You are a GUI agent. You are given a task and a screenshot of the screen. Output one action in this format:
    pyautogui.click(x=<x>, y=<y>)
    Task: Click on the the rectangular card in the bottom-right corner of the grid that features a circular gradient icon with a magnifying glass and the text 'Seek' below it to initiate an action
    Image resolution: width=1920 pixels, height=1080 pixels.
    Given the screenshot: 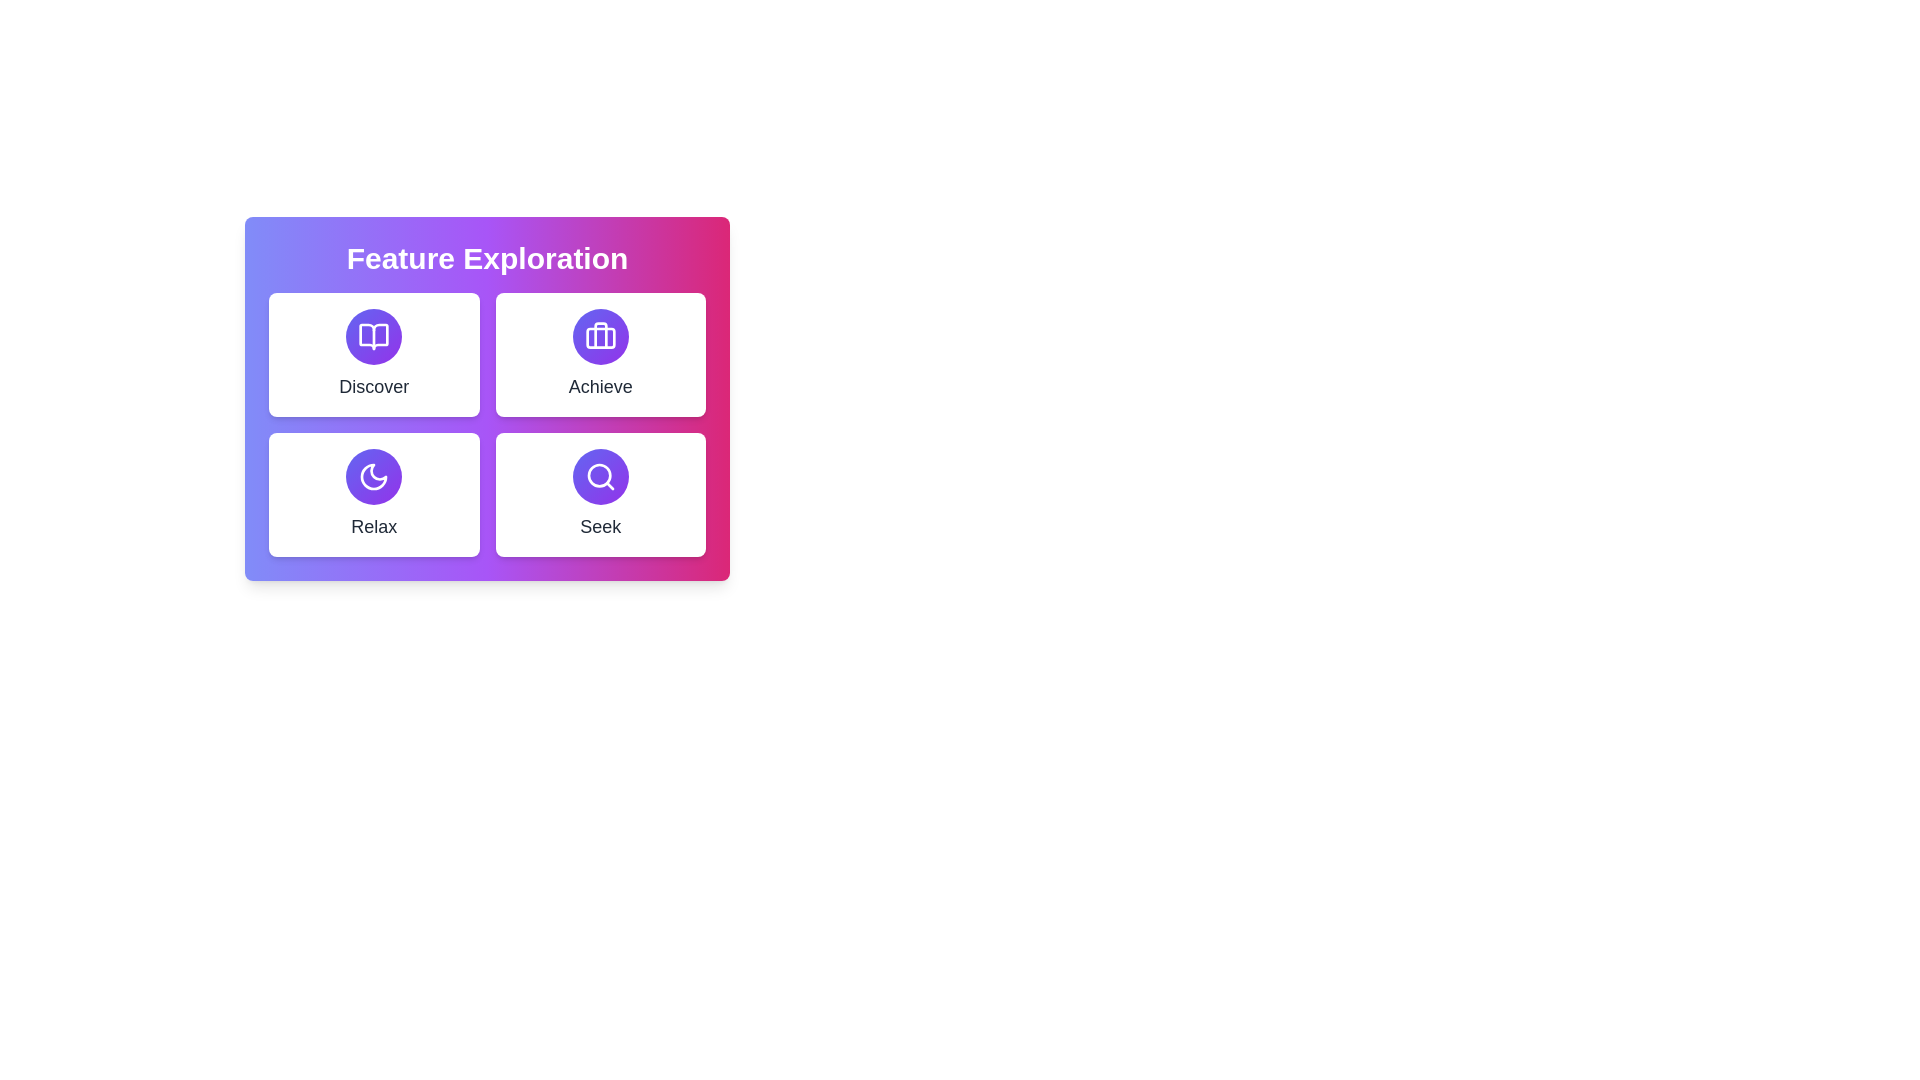 What is the action you would take?
    pyautogui.click(x=599, y=494)
    